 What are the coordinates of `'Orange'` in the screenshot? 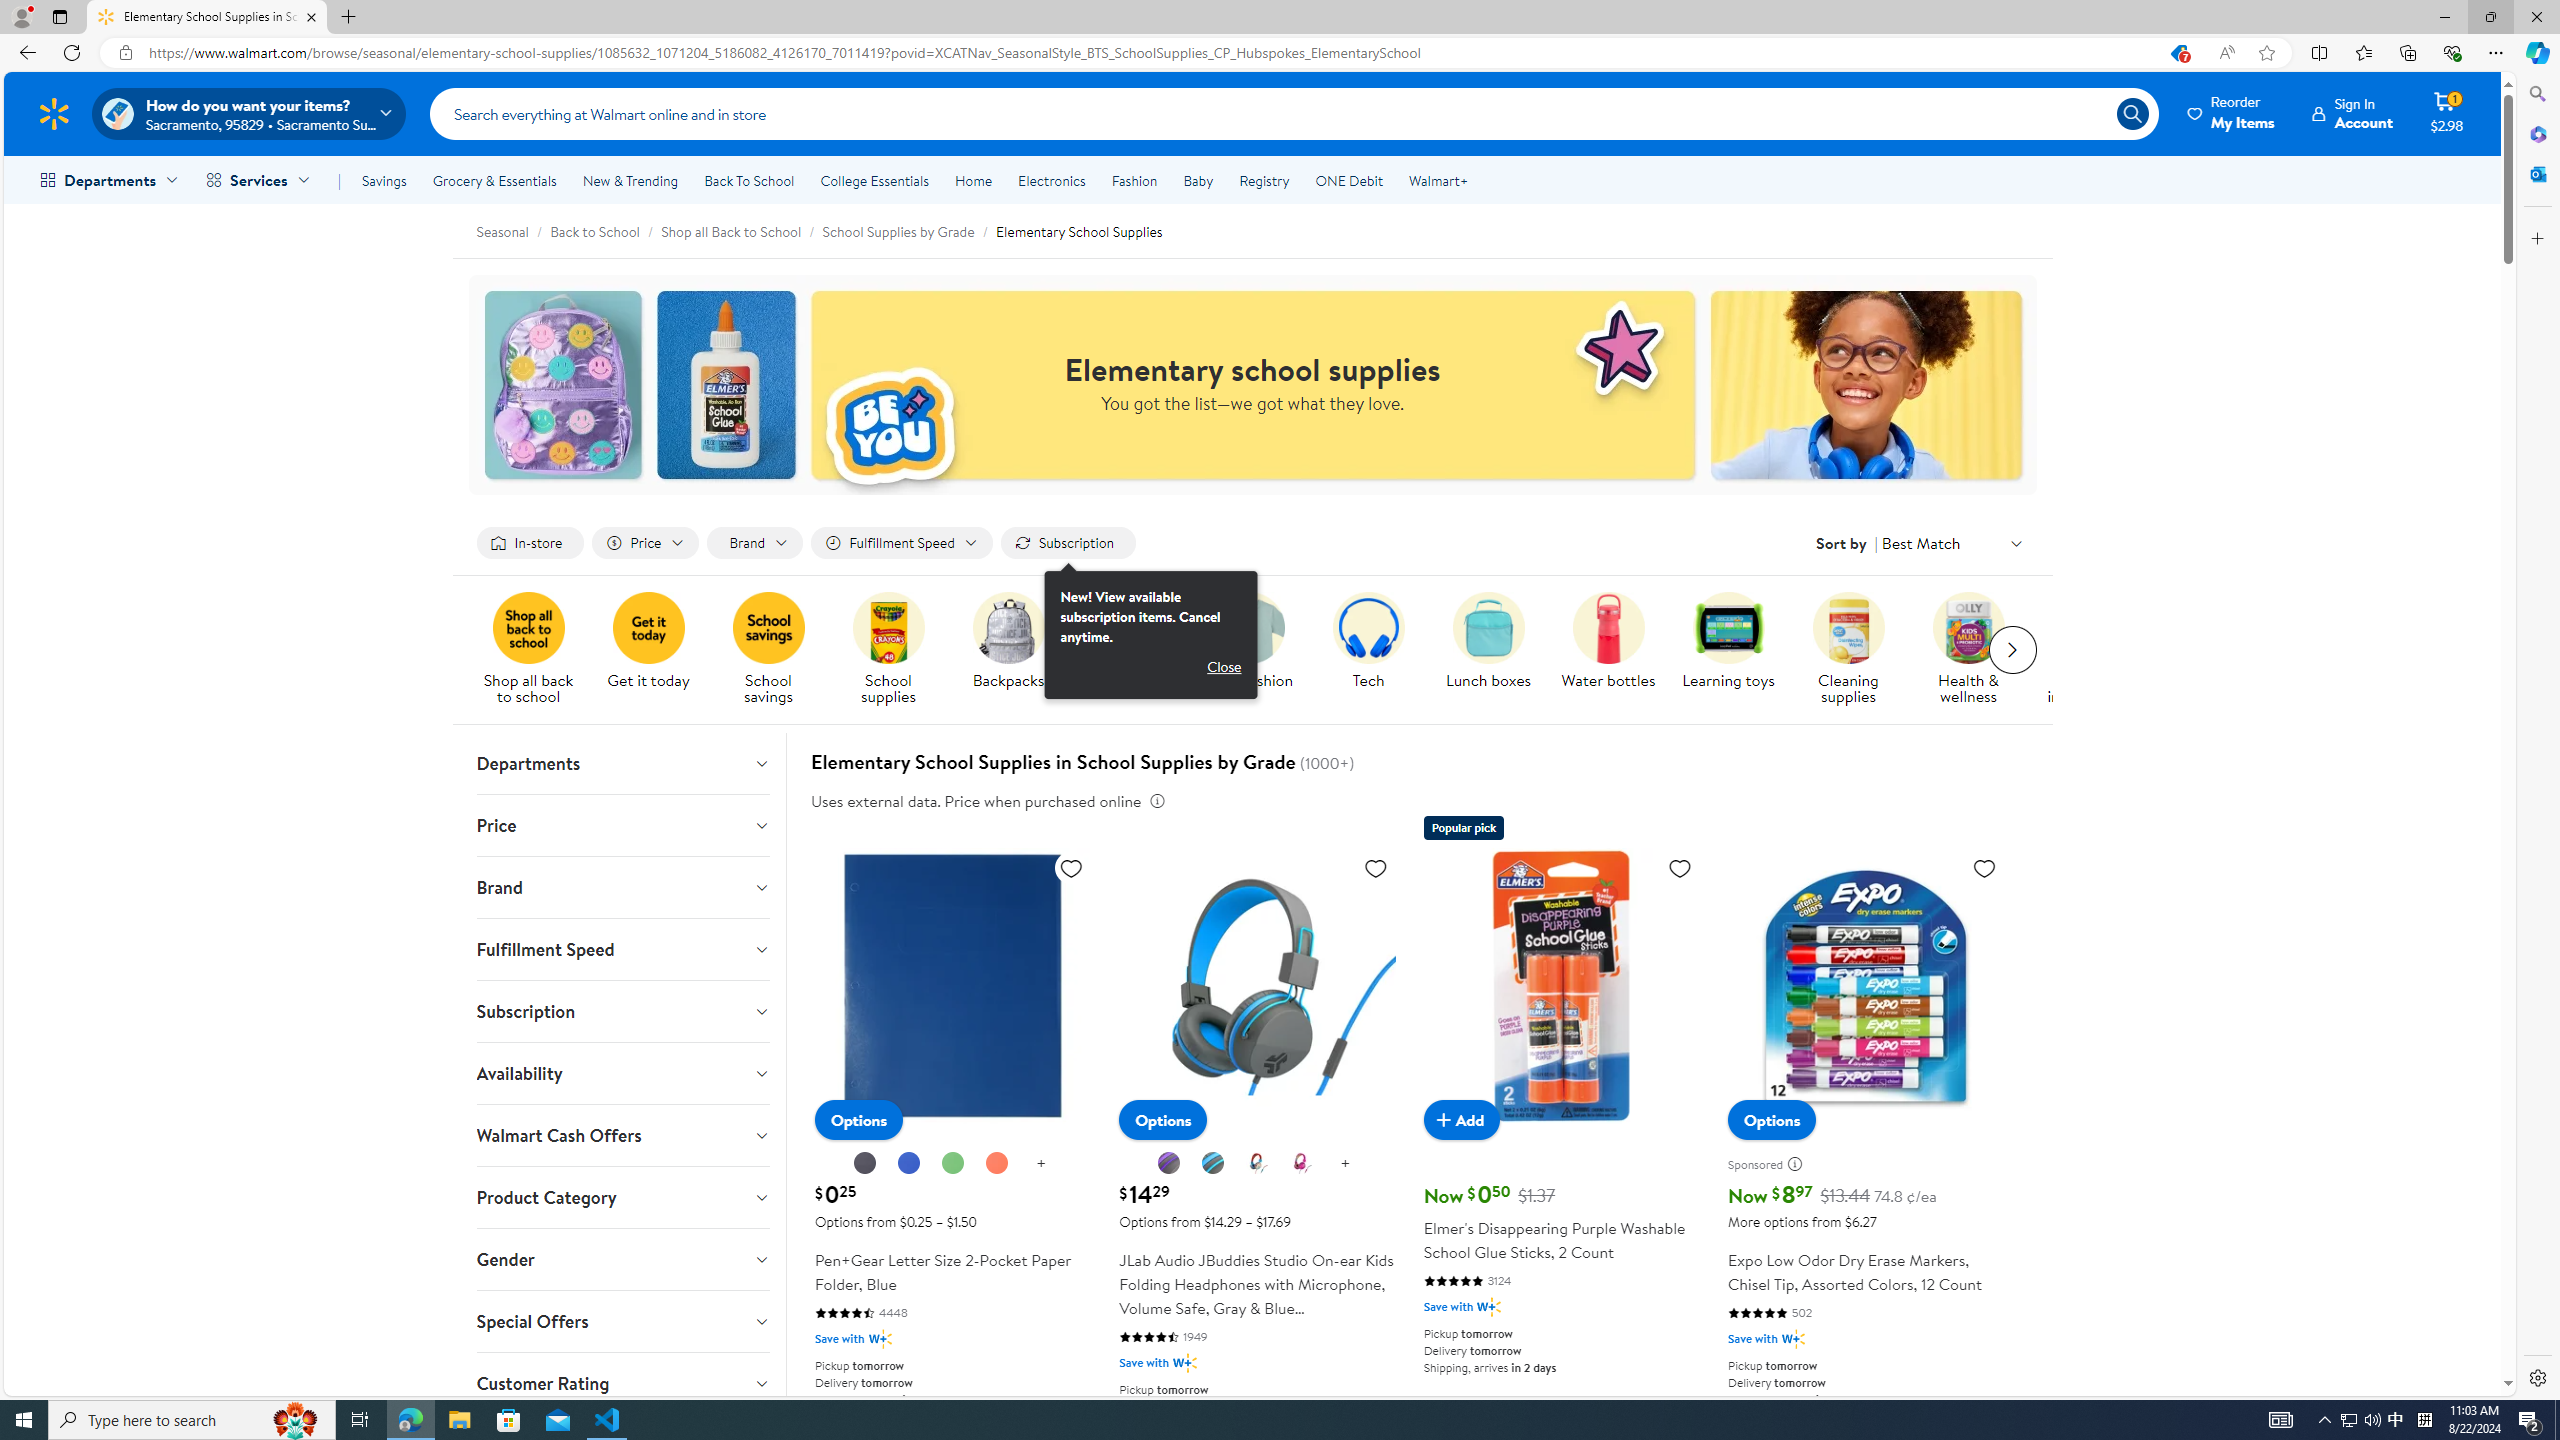 It's located at (994, 1163).